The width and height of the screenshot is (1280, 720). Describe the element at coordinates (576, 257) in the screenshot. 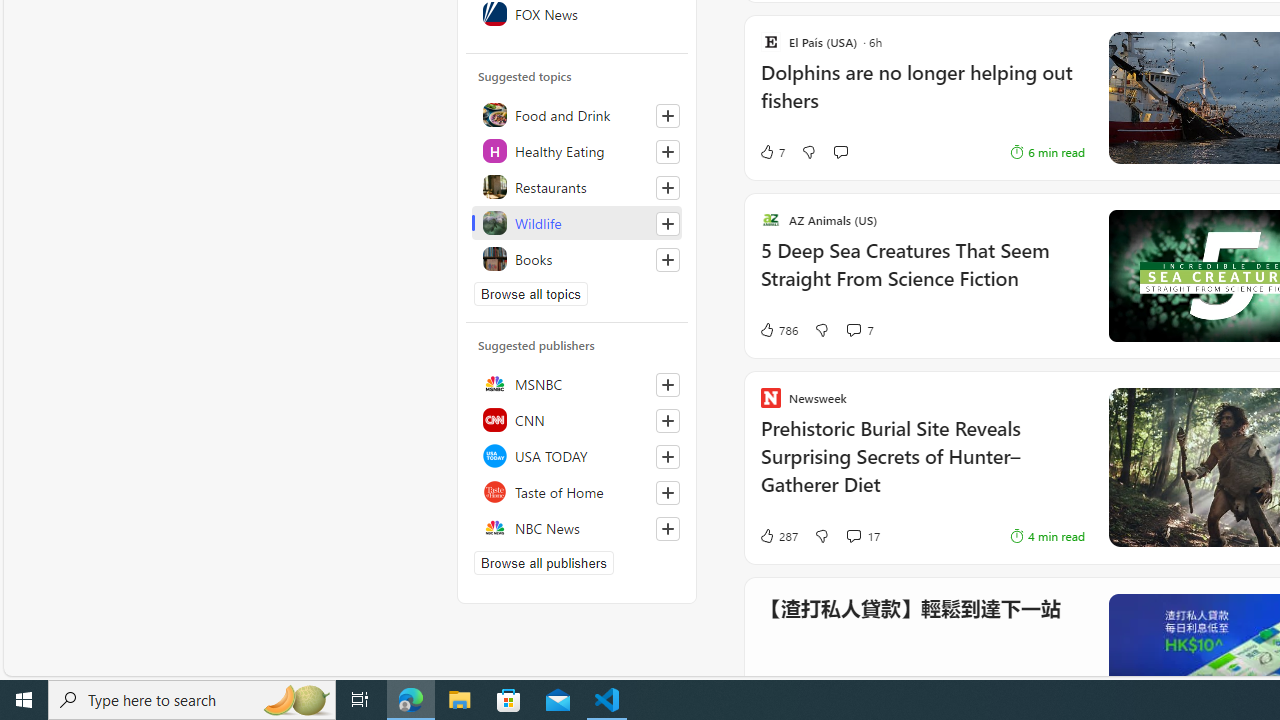

I see `'Books'` at that location.